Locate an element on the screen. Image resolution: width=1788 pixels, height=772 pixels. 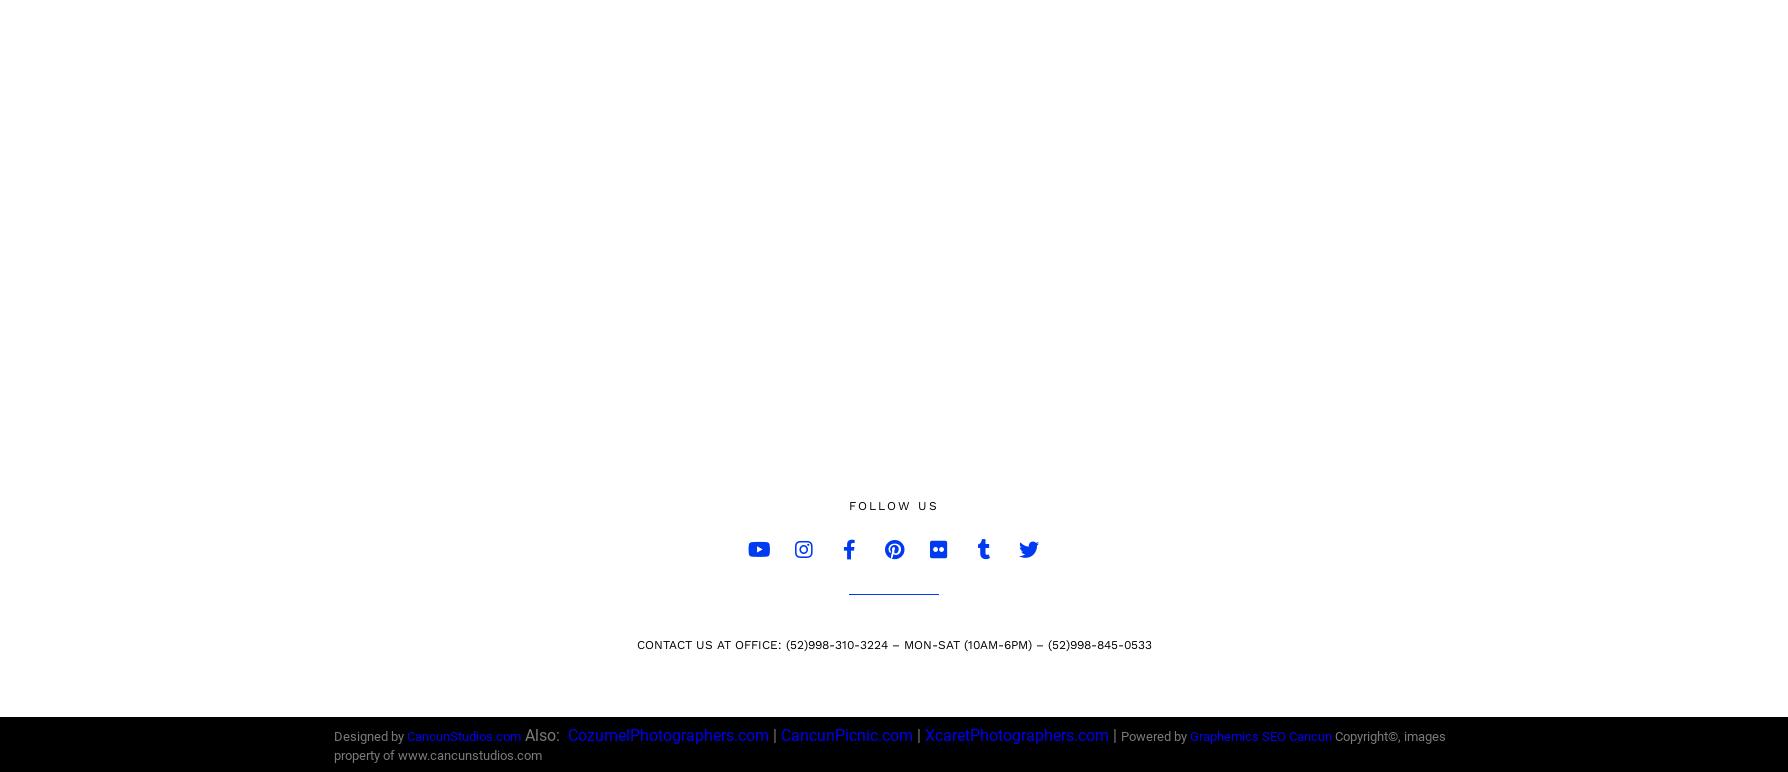
'XcaretPhotographers.com' is located at coordinates (1017, 735).